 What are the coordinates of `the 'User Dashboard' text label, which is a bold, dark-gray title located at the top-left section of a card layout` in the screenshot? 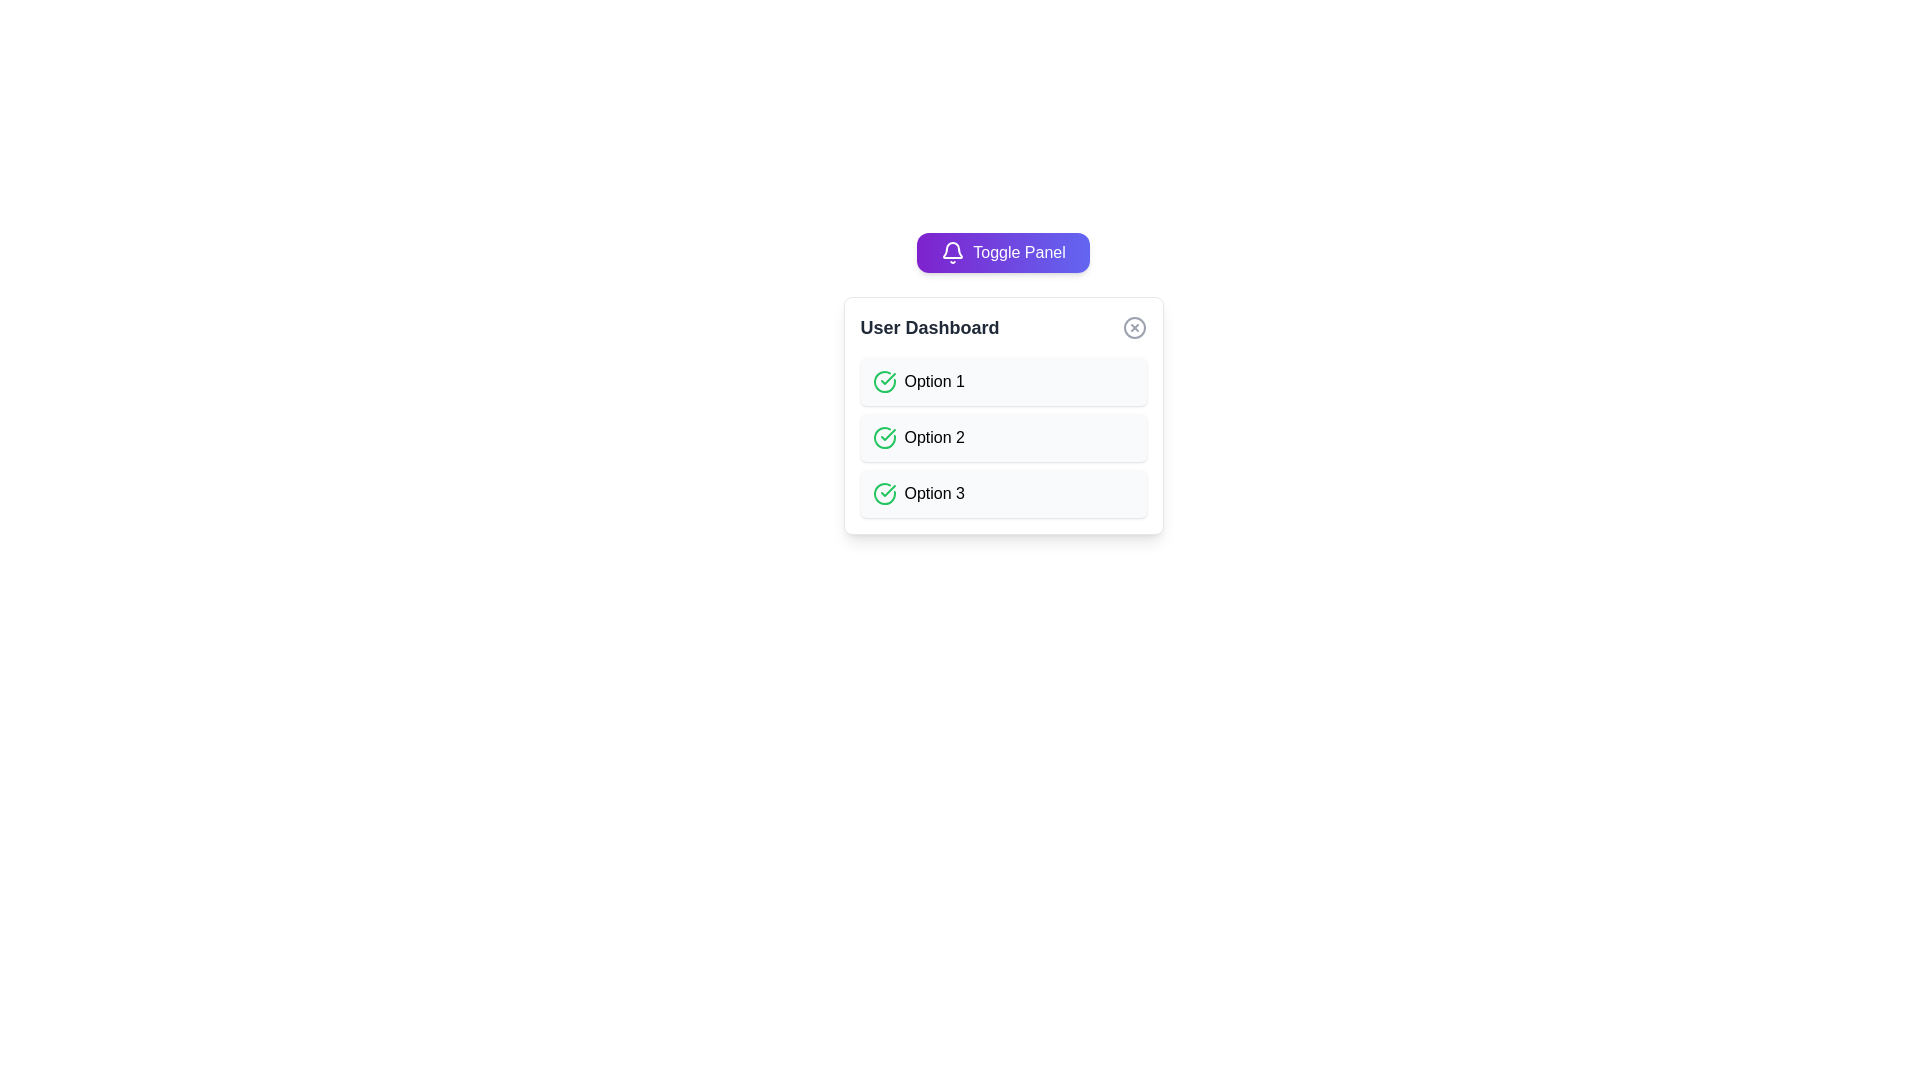 It's located at (929, 326).